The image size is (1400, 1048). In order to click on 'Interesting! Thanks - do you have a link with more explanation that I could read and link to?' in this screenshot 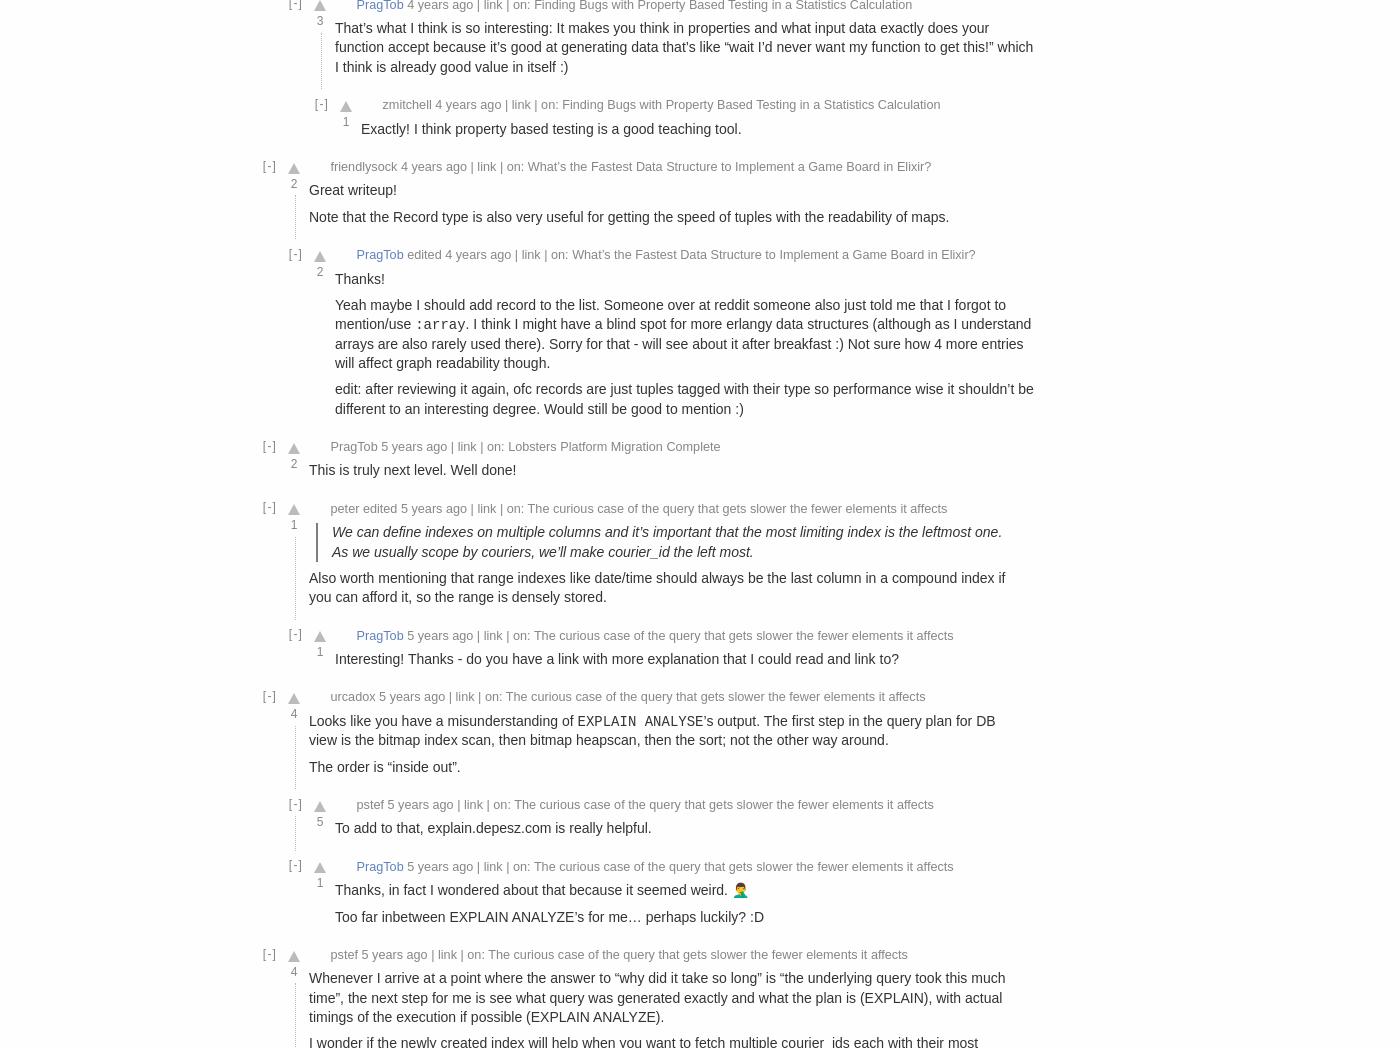, I will do `click(616, 658)`.